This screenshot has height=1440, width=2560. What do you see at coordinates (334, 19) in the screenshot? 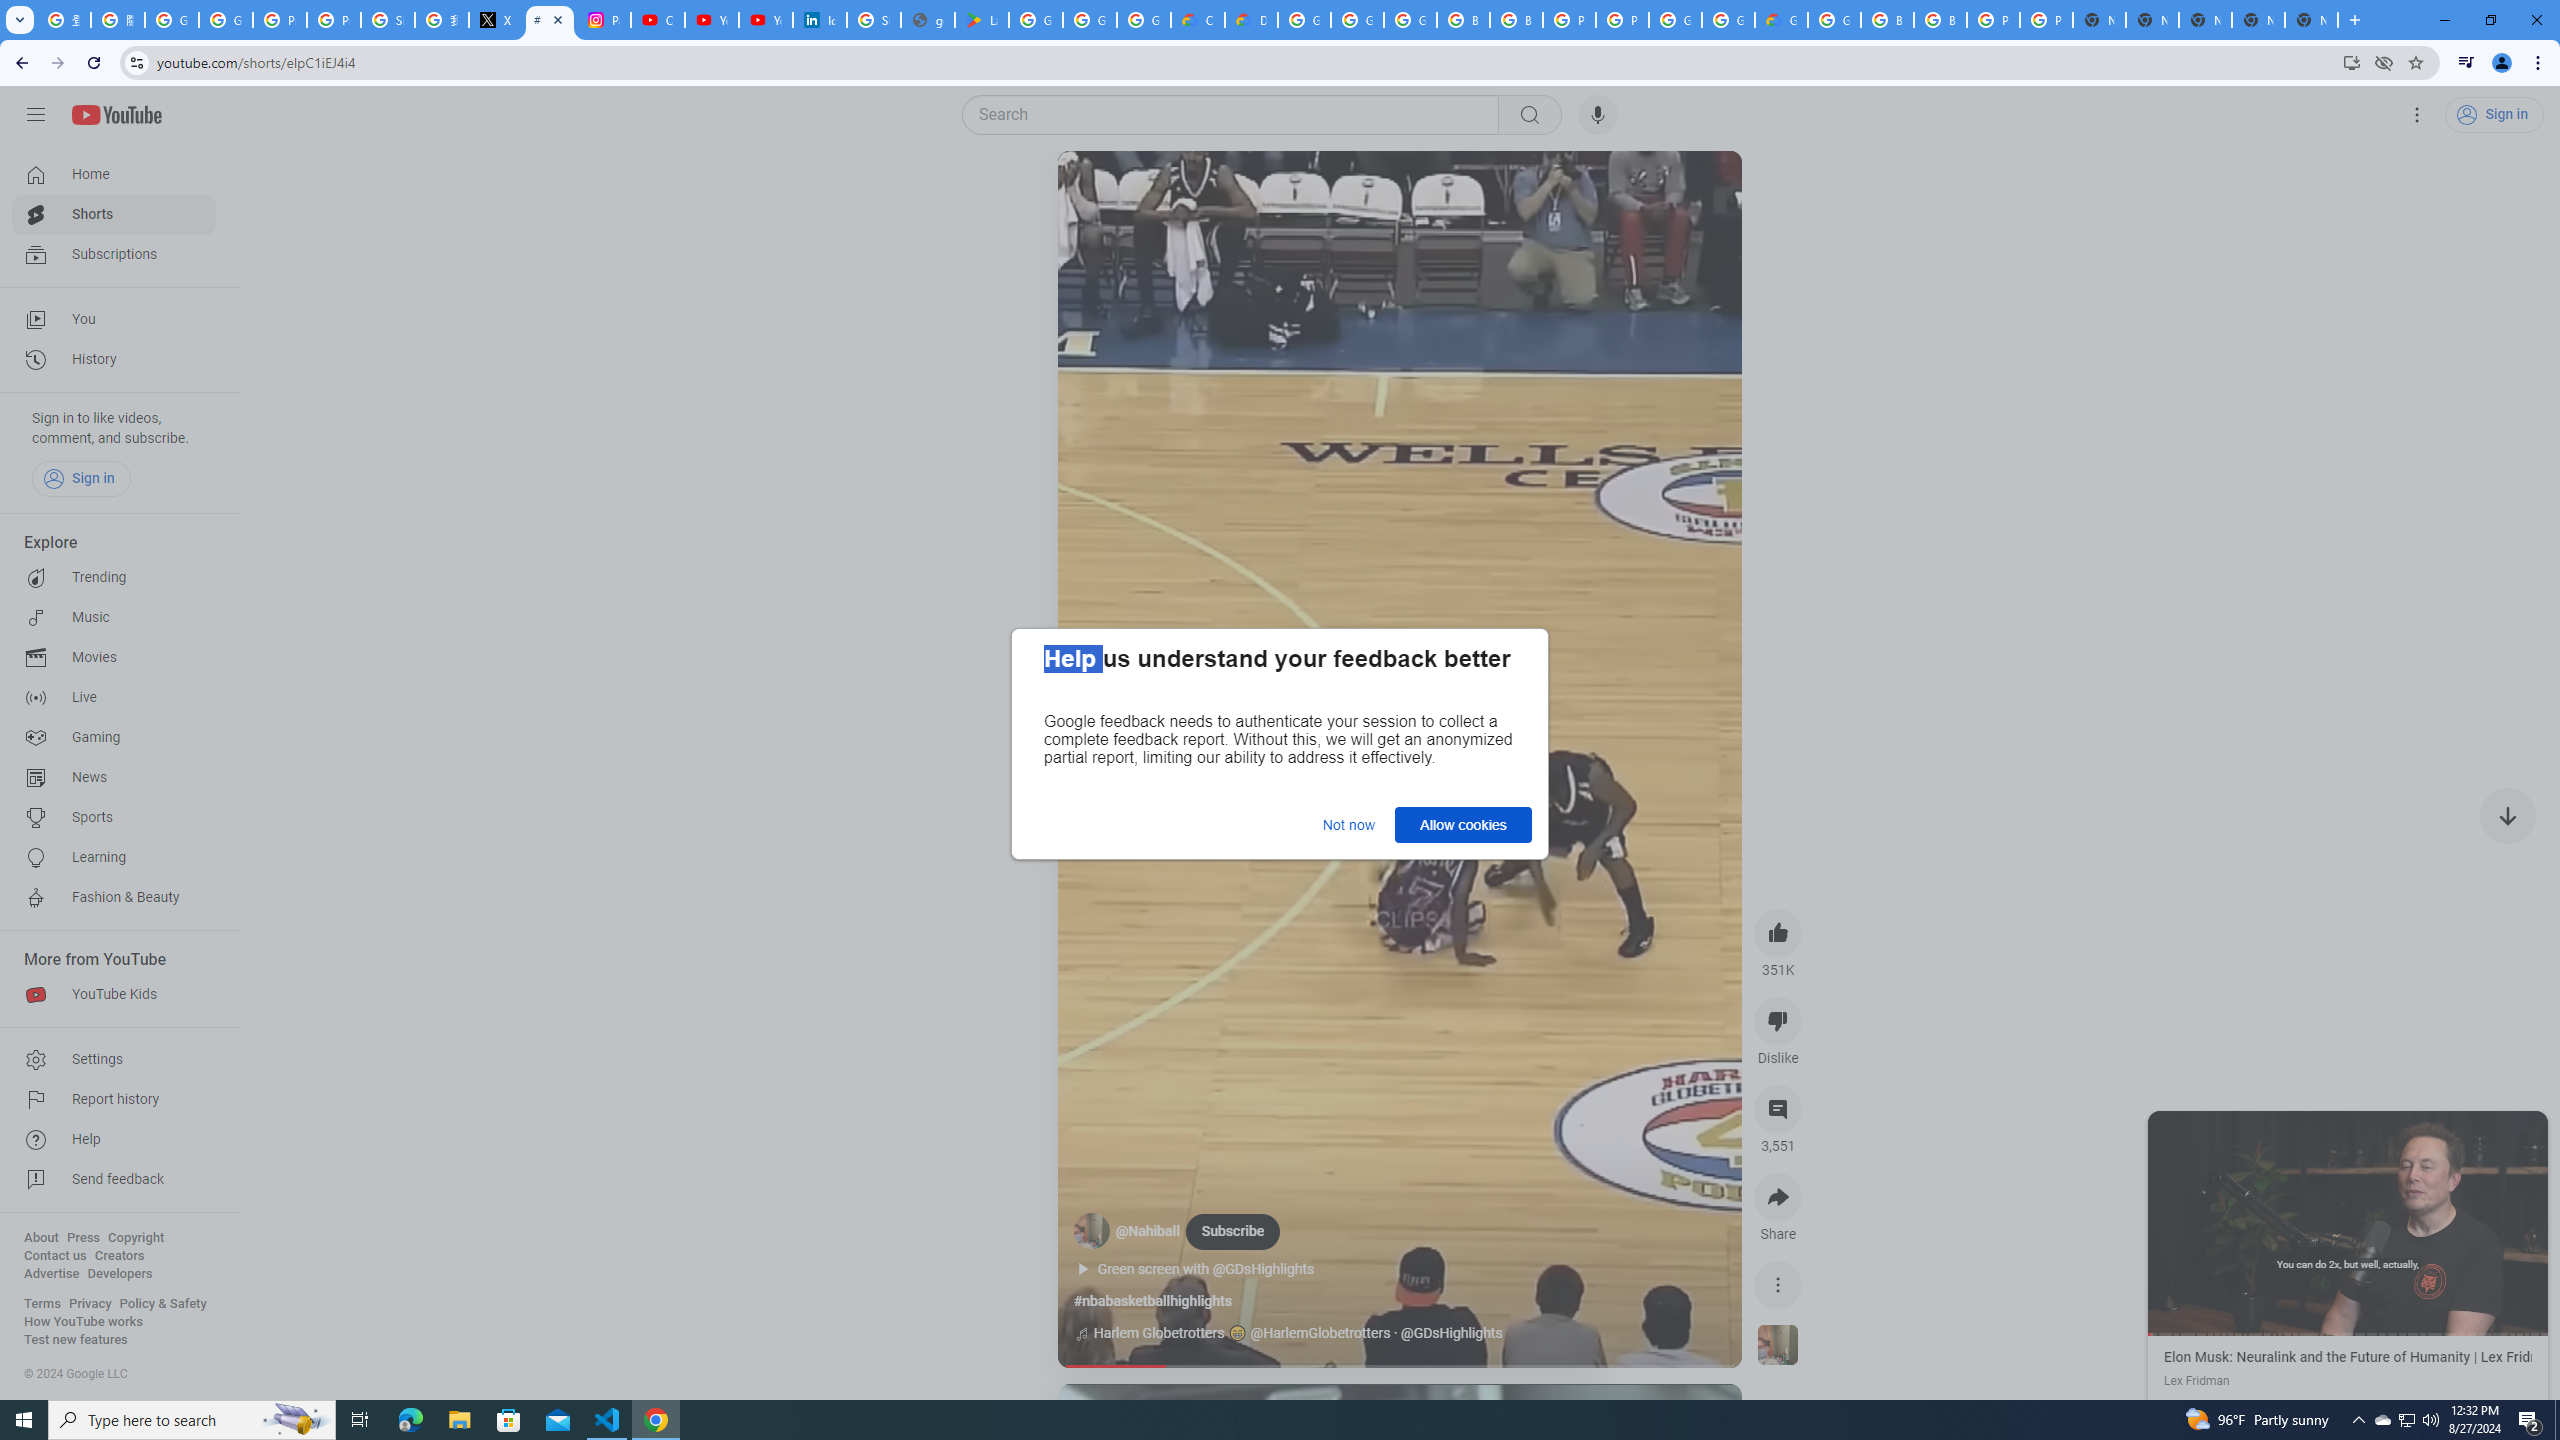
I see `'Privacy Help Center - Policies Help'` at bounding box center [334, 19].